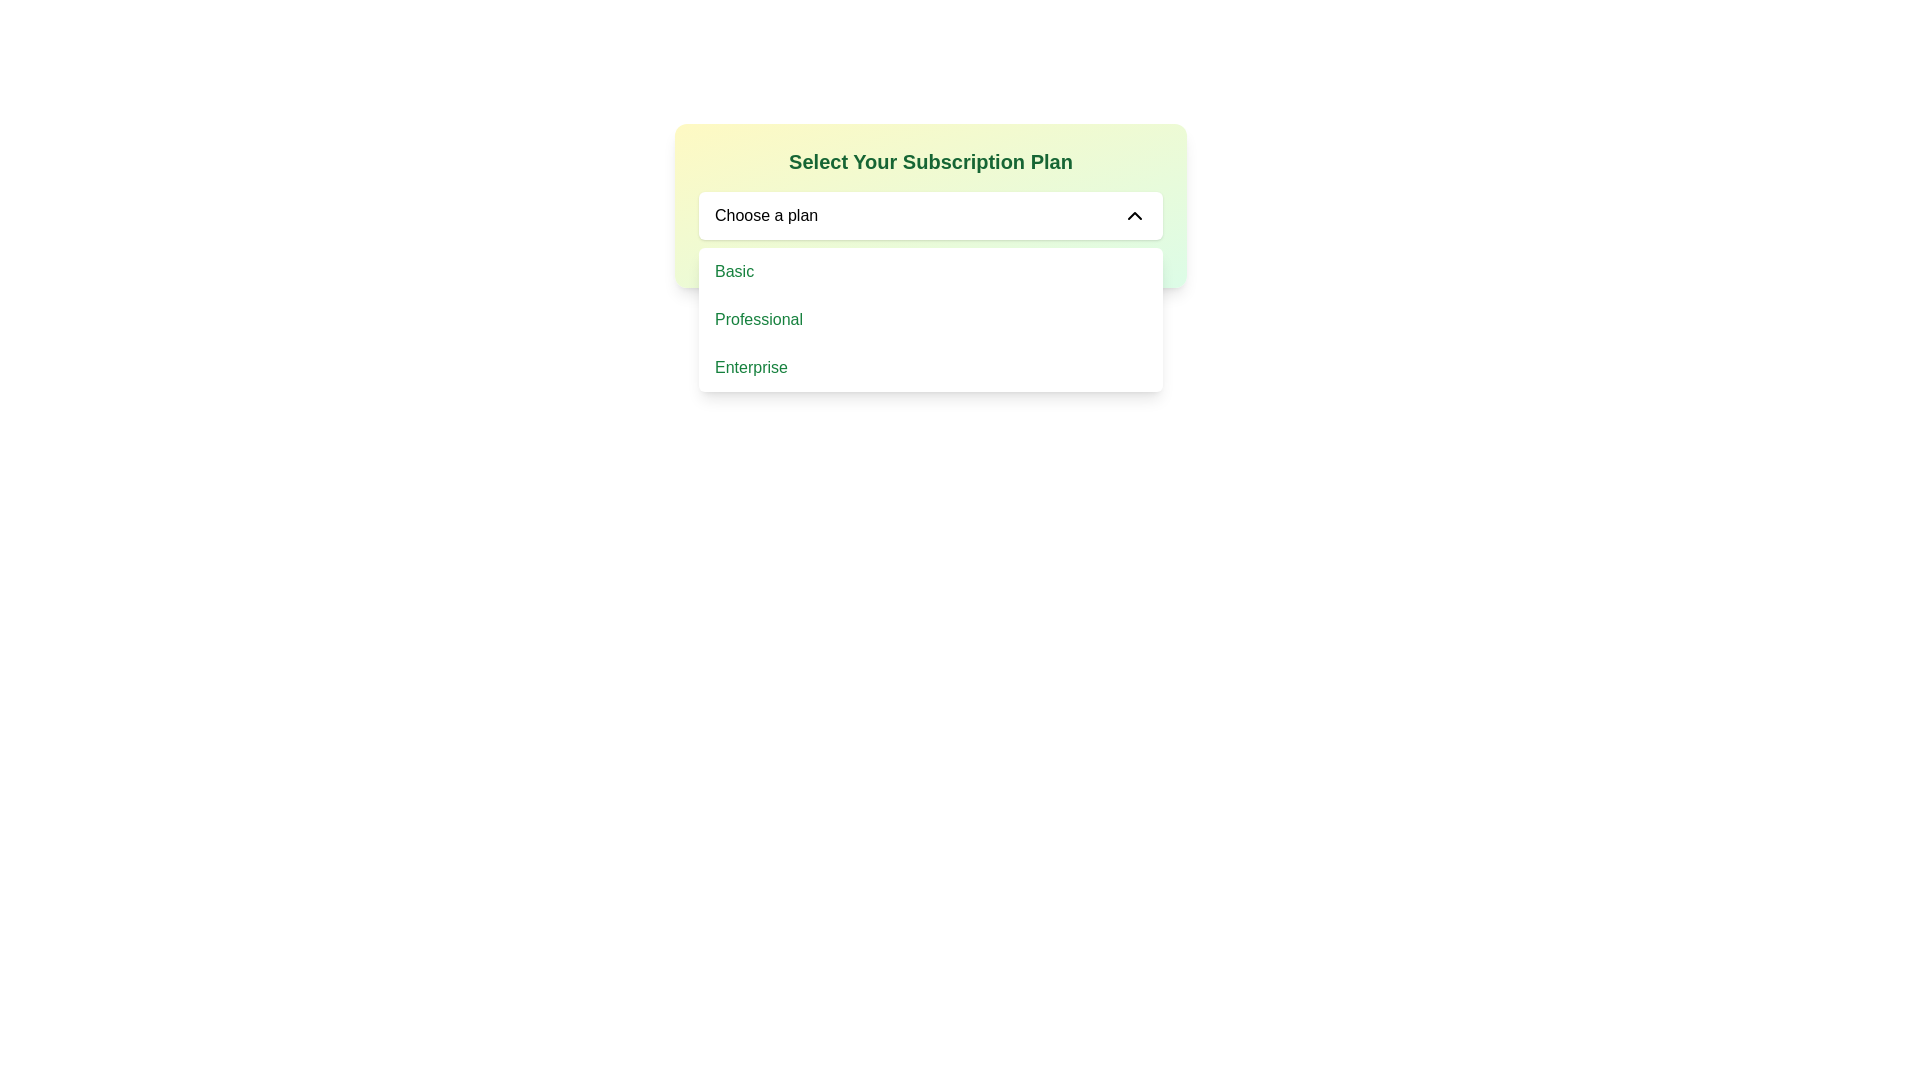 The width and height of the screenshot is (1920, 1080). I want to click on to select the 'Enterprise' option in the dropdown menu, which is styled in green font and is the last option listed, so click(930, 367).